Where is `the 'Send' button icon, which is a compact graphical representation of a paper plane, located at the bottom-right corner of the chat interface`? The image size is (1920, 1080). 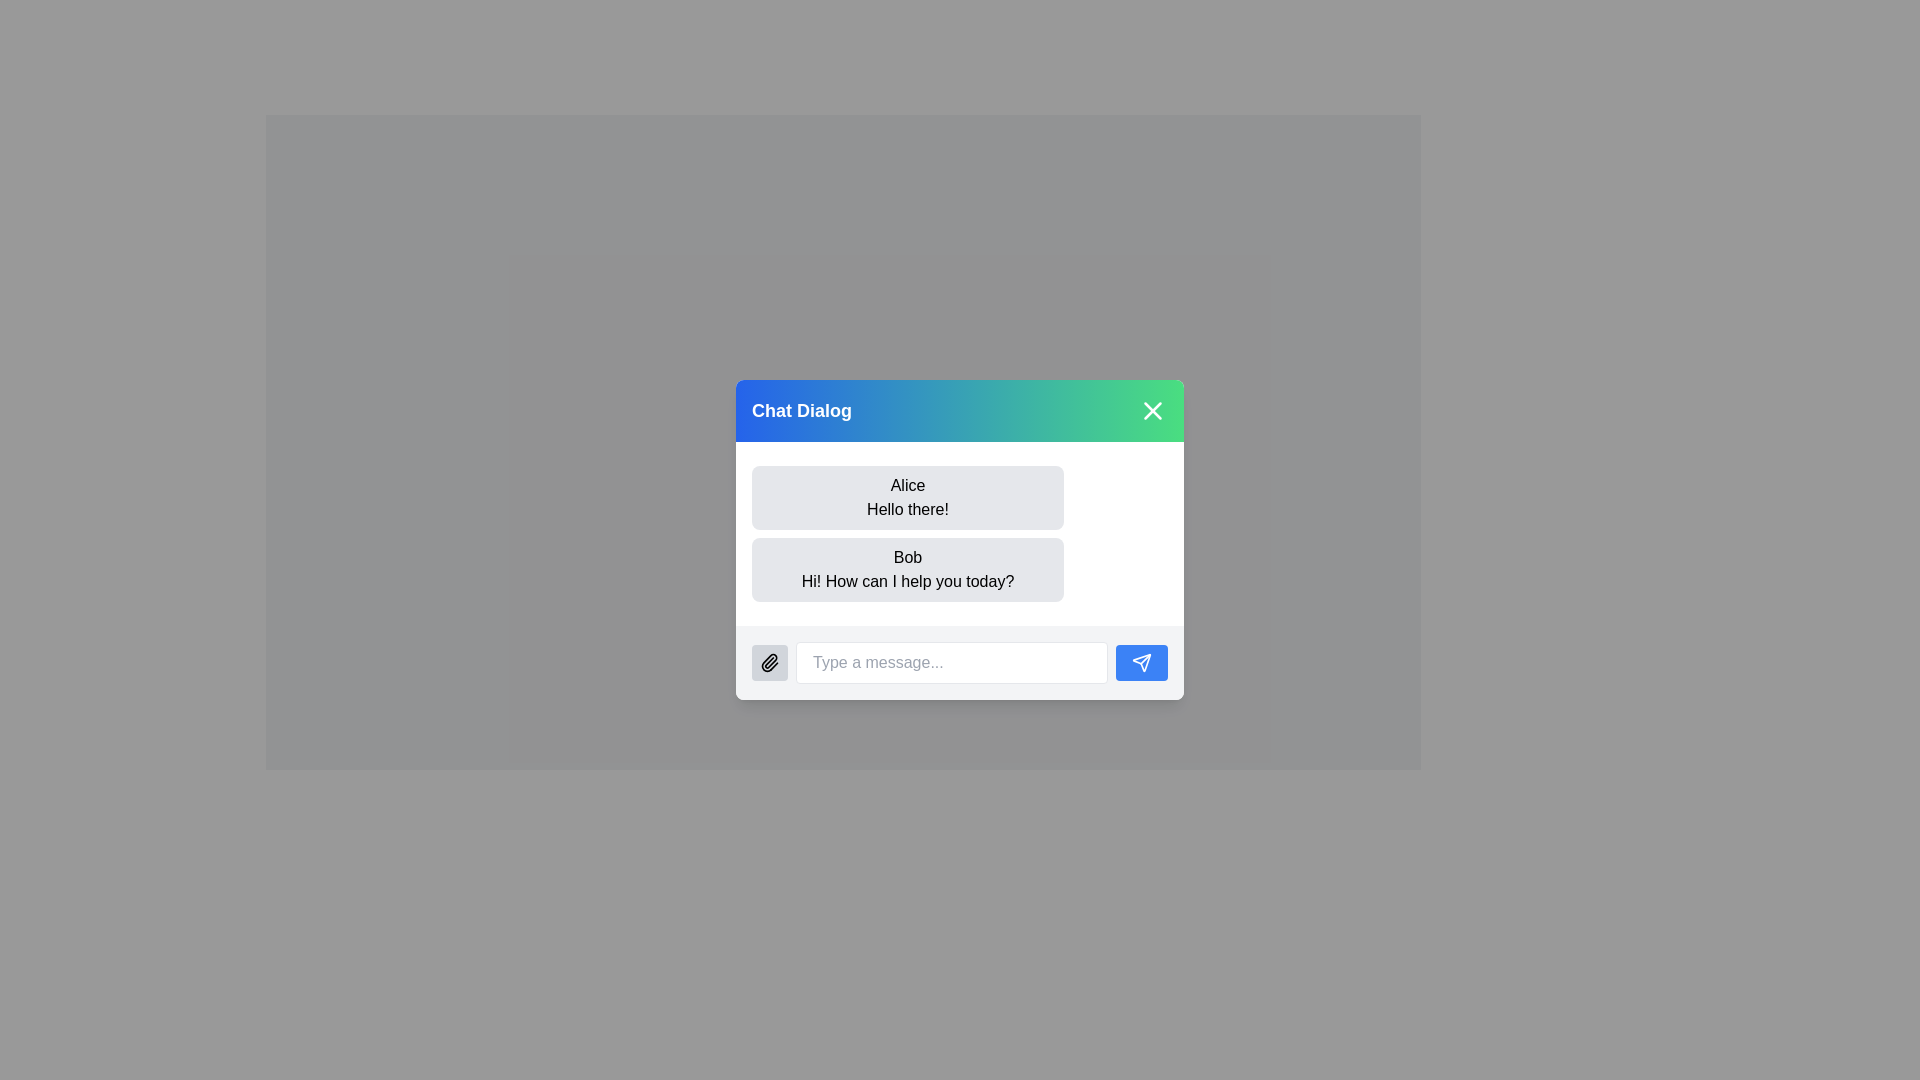 the 'Send' button icon, which is a compact graphical representation of a paper plane, located at the bottom-right corner of the chat interface is located at coordinates (1142, 663).